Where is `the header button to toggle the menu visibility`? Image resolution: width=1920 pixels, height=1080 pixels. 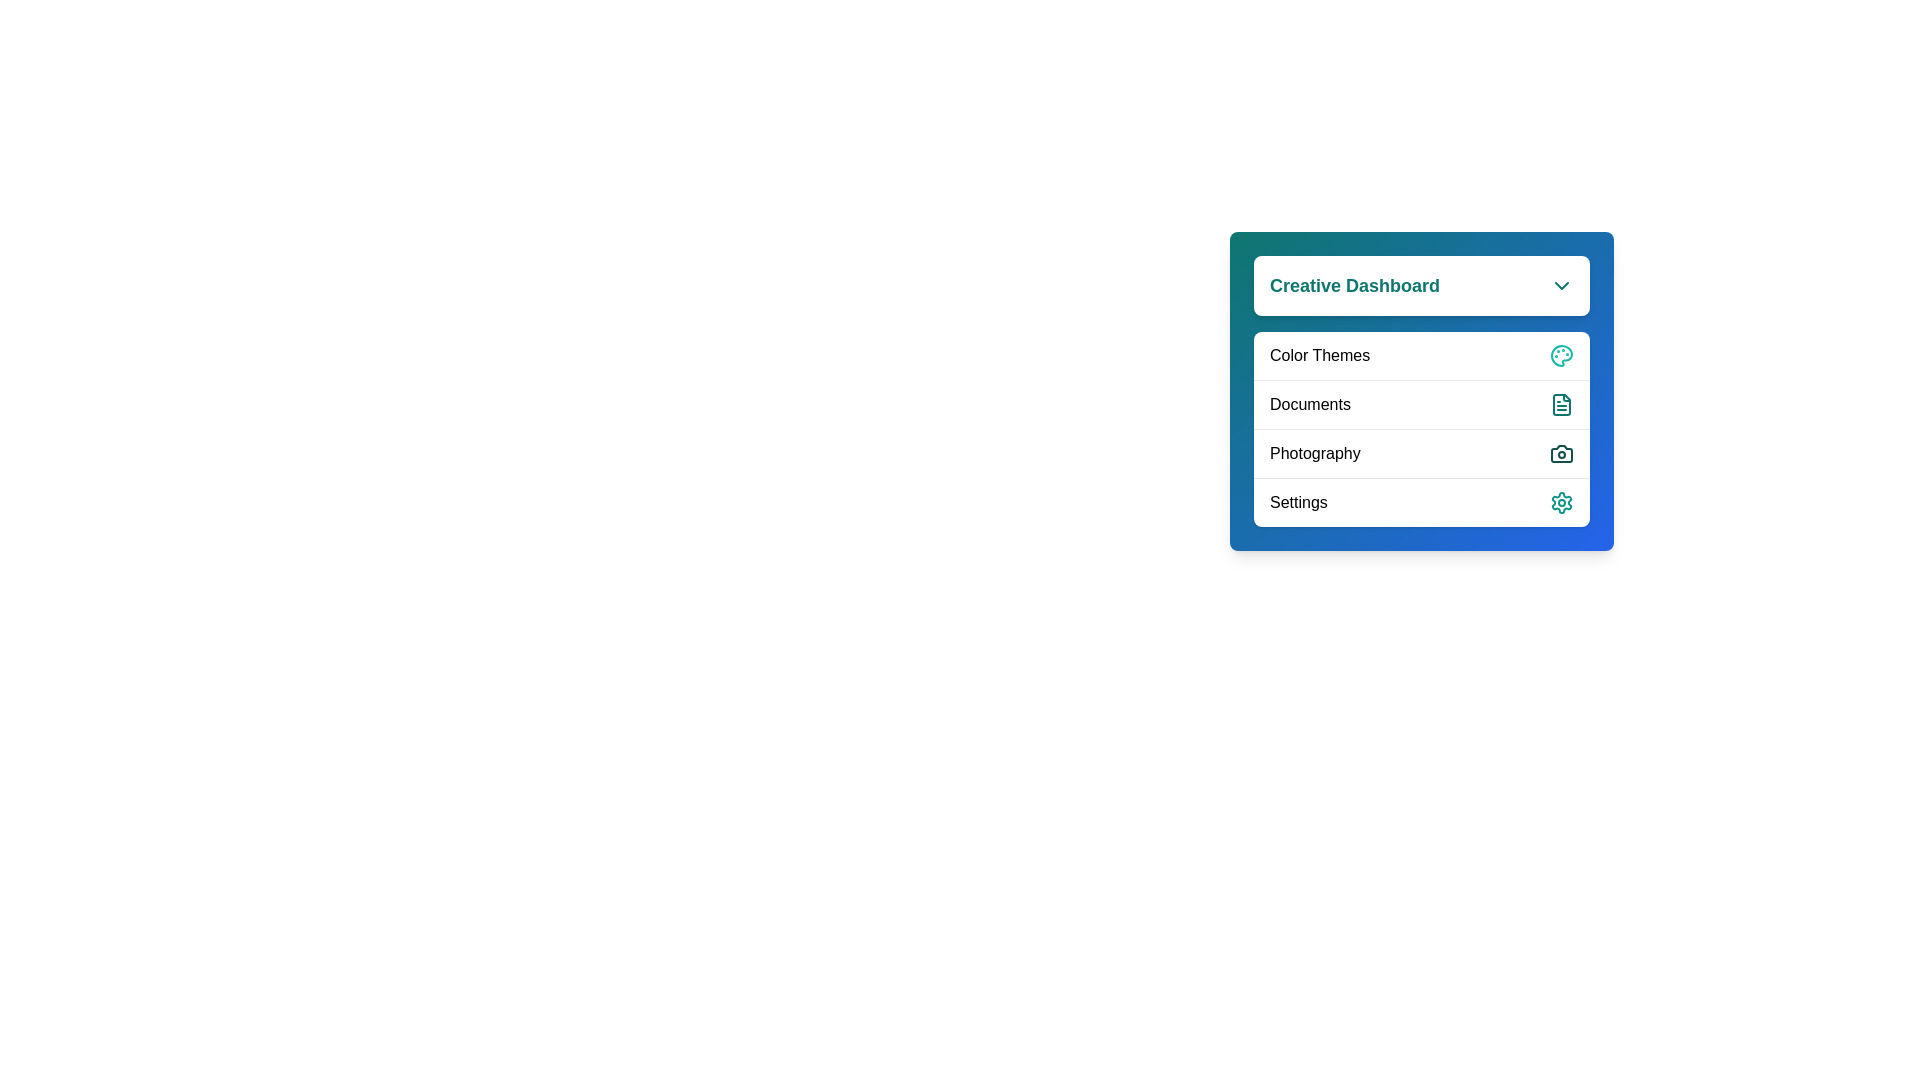 the header button to toggle the menu visibility is located at coordinates (1420, 285).